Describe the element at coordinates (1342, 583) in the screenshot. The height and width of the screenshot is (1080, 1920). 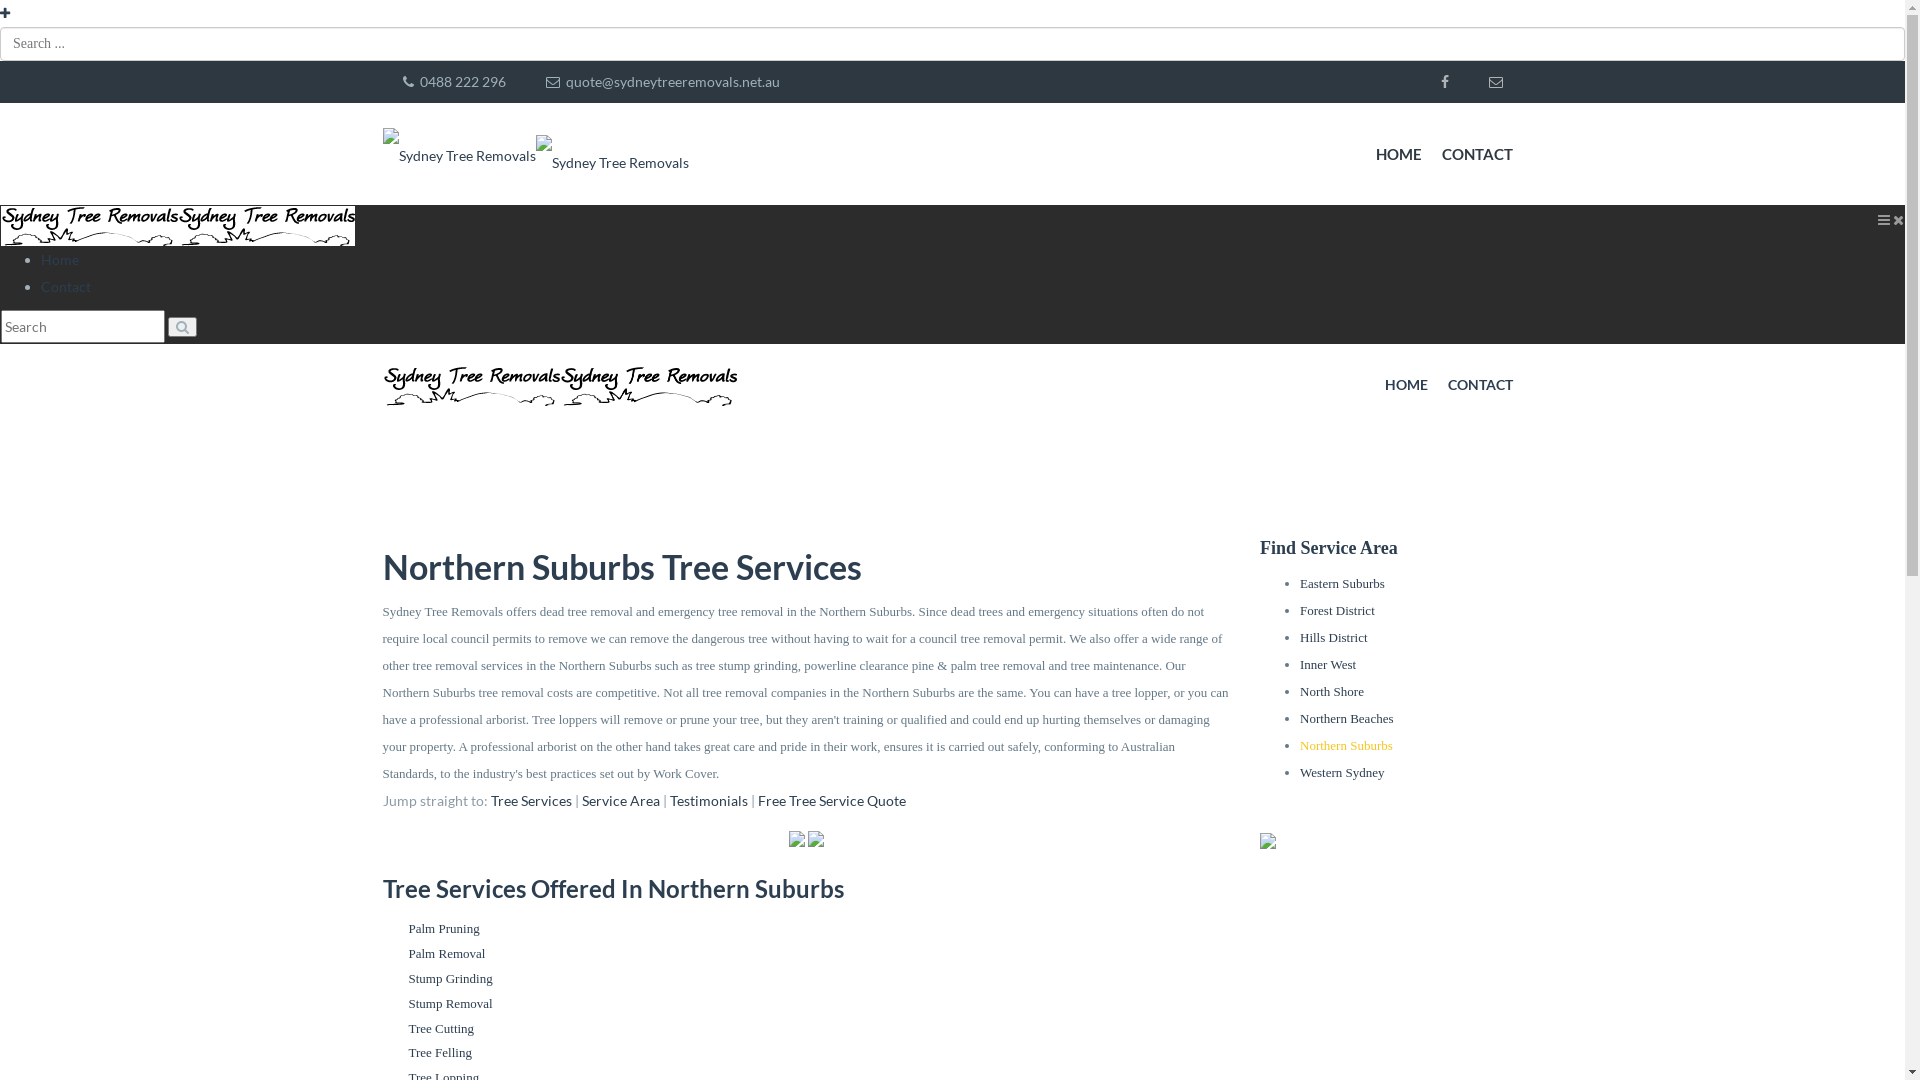
I see `'Eastern Suburbs'` at that location.